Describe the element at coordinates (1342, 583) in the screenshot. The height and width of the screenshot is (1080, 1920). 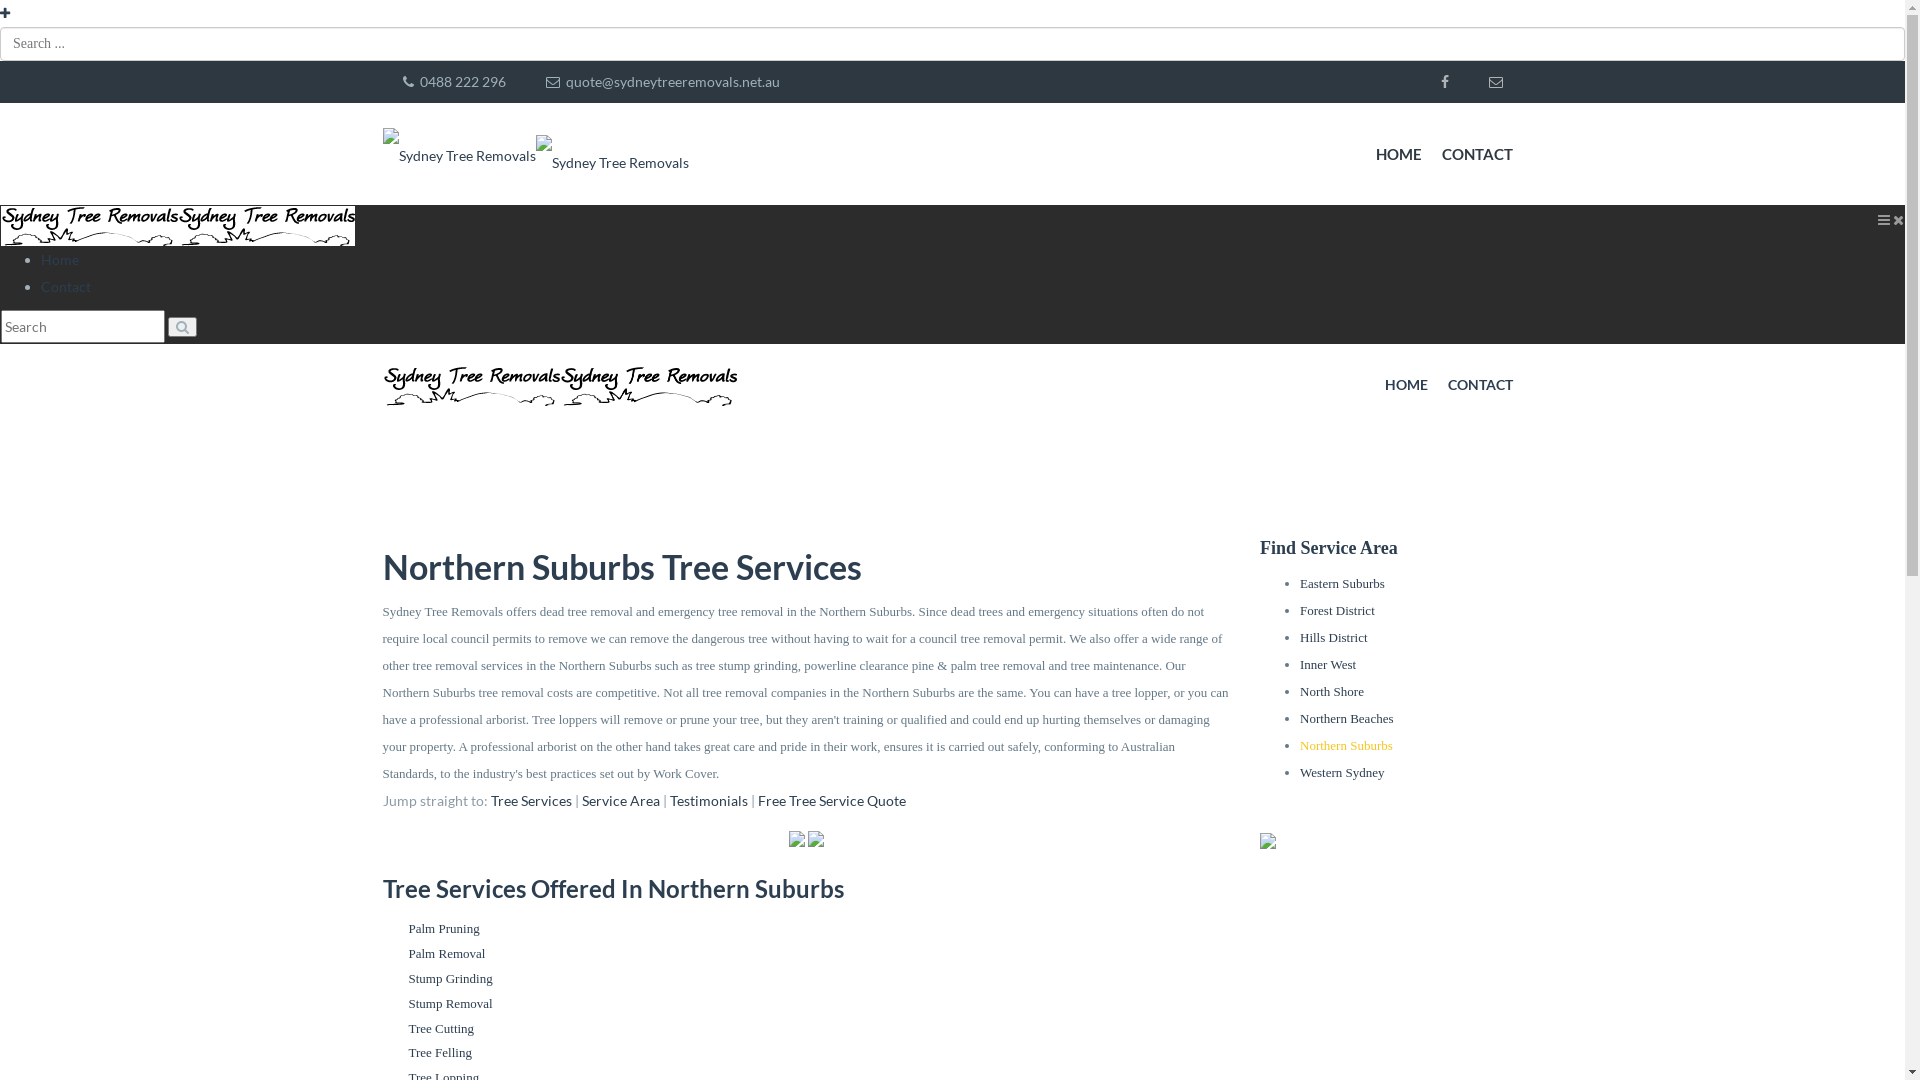
I see `'Eastern Suburbs'` at that location.